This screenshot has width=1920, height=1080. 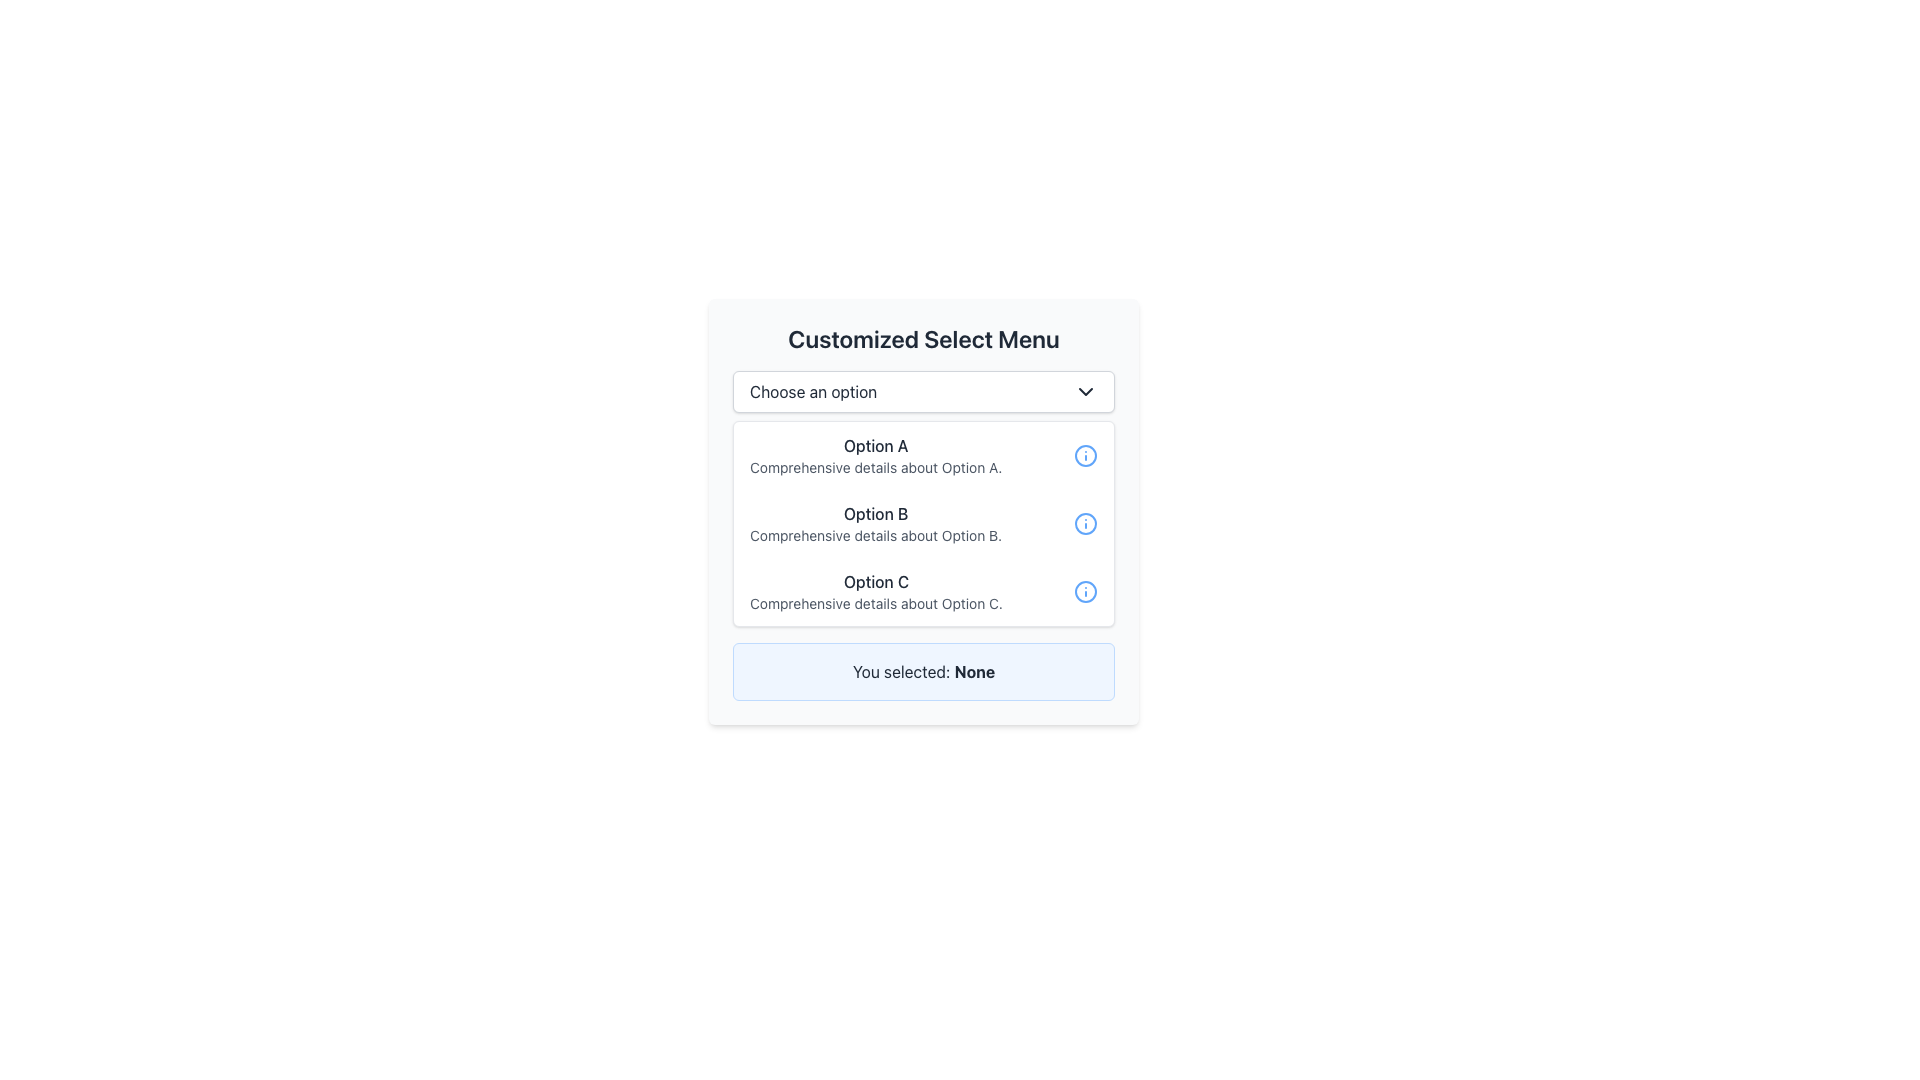 What do you see at coordinates (876, 445) in the screenshot?
I see `the title of the first selectable option in the dropdown menu` at bounding box center [876, 445].